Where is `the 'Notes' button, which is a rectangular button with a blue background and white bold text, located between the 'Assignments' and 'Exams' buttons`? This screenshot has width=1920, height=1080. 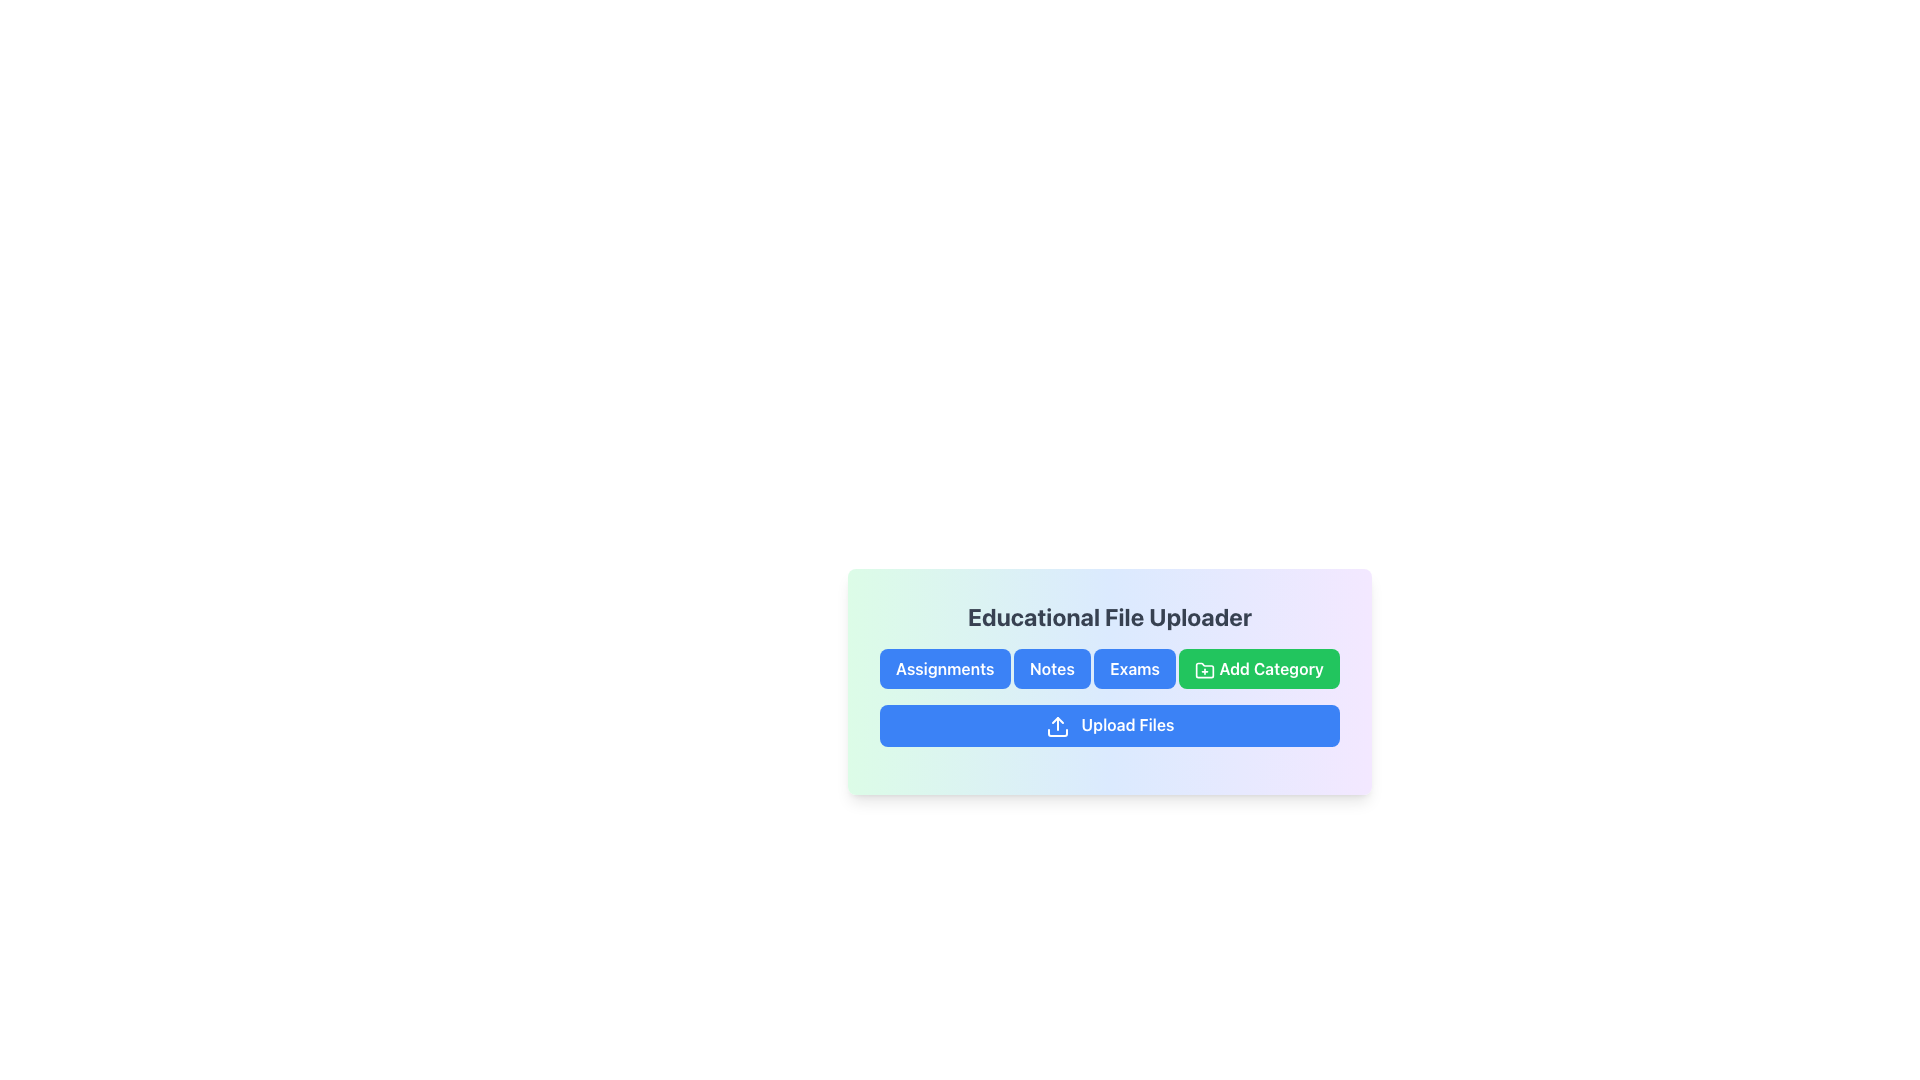
the 'Notes' button, which is a rectangular button with a blue background and white bold text, located between the 'Assignments' and 'Exams' buttons is located at coordinates (1051, 668).